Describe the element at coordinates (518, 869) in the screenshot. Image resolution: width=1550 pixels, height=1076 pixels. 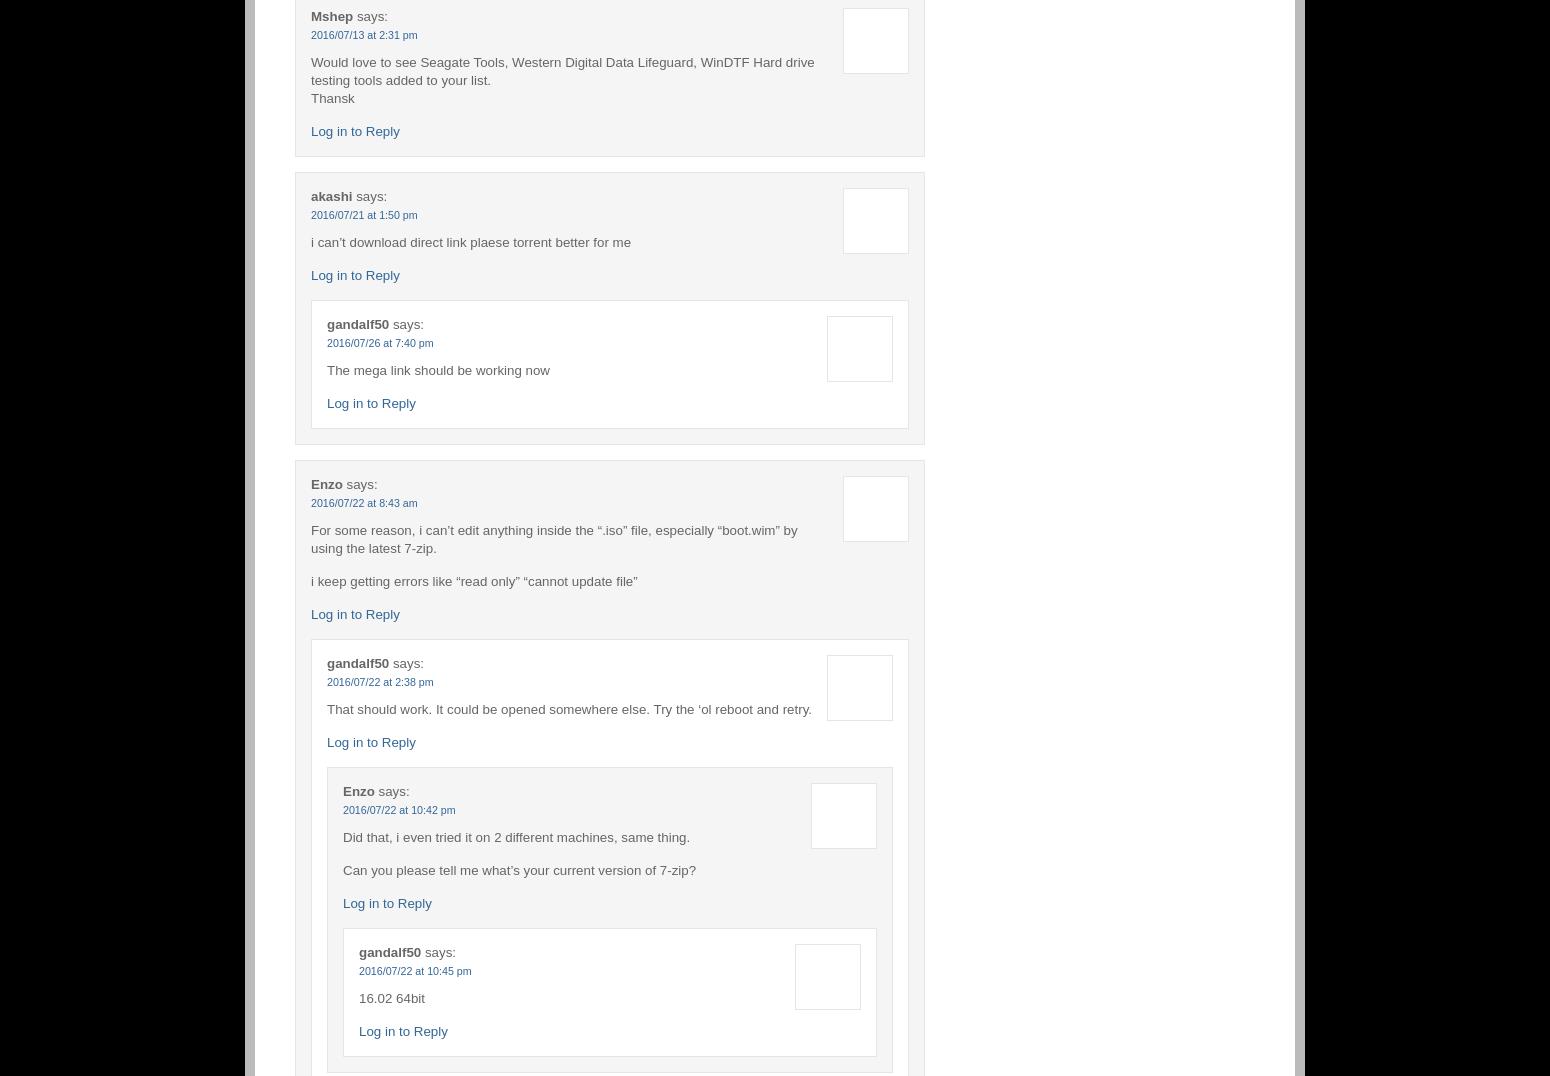
I see `'Can you please tell me what’s your current version of 7-zip?'` at that location.